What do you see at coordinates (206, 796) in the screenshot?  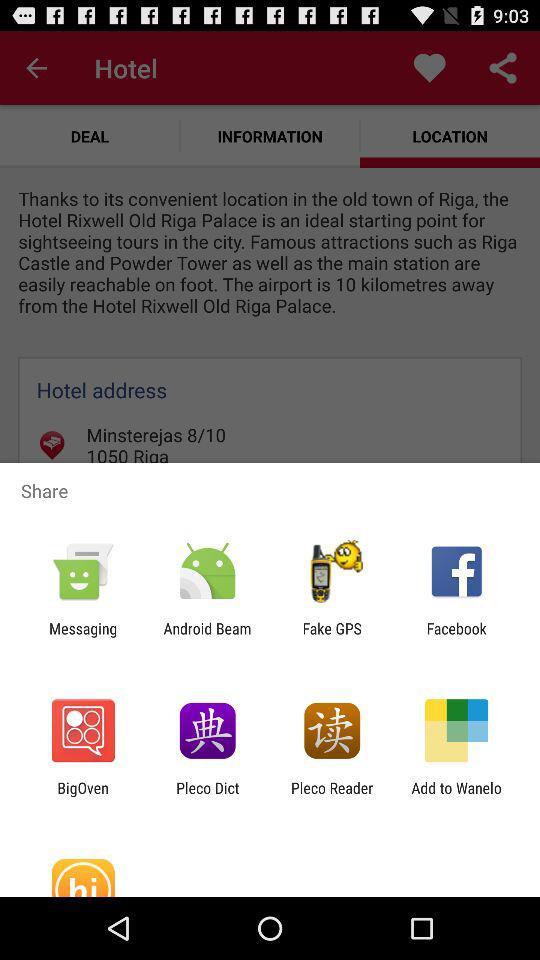 I see `the icon to the left of the pleco reader` at bounding box center [206, 796].